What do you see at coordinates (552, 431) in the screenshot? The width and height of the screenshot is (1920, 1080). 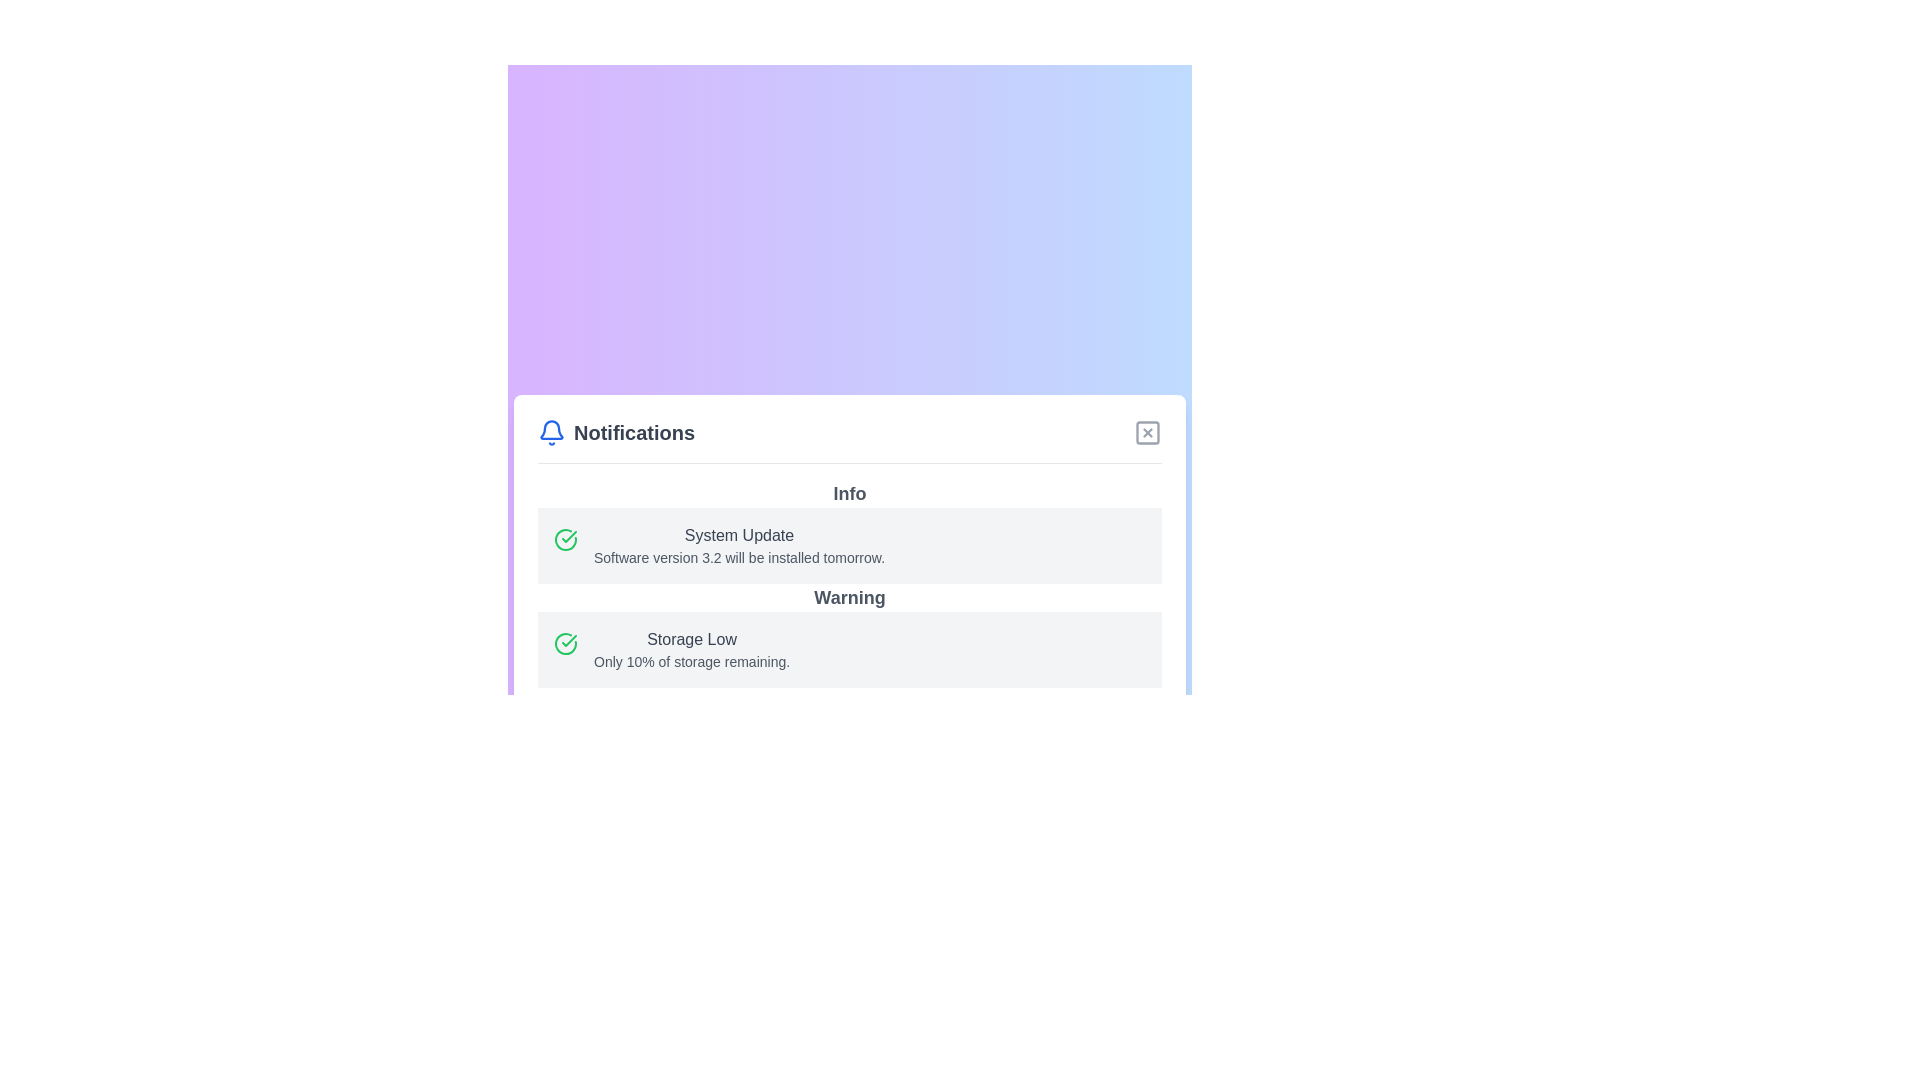 I see `the blue bell icon that represents the notifications section, located to the left of the 'Notifications' text` at bounding box center [552, 431].